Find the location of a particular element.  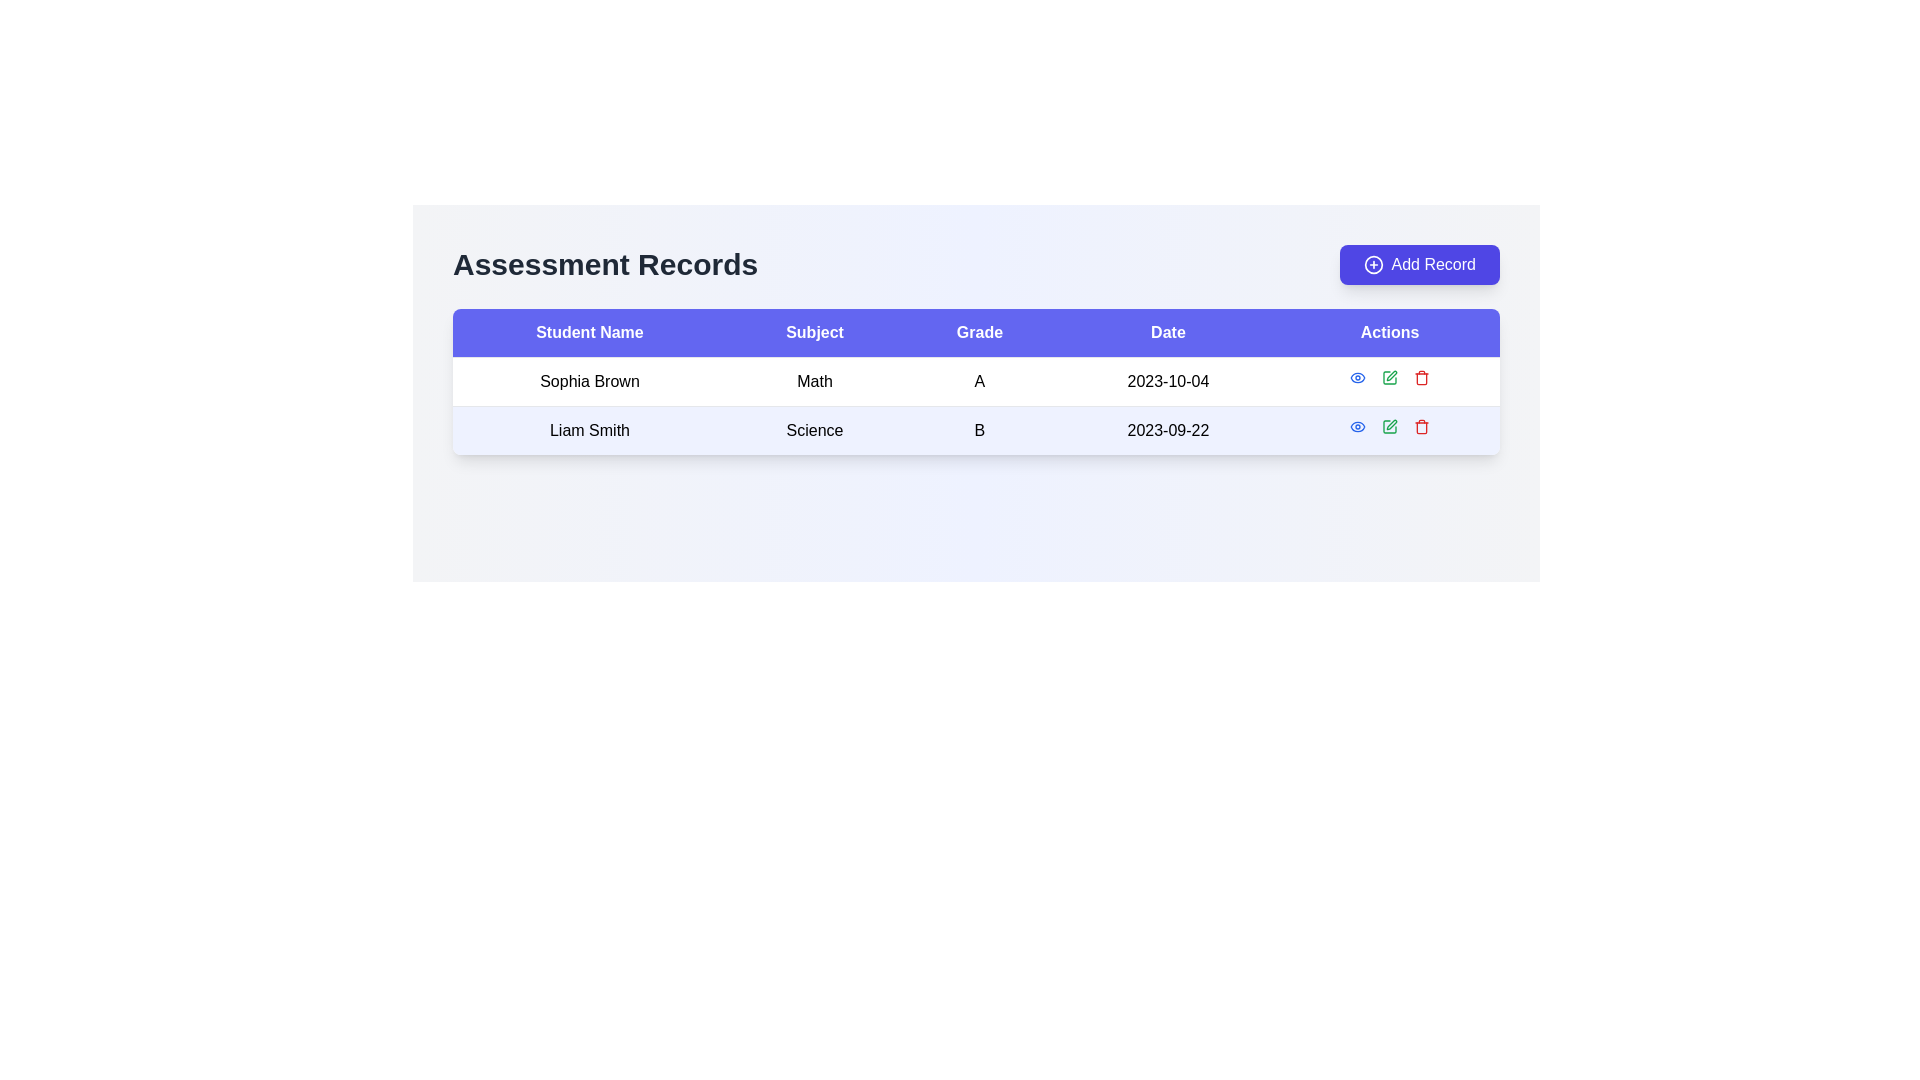

the 'Student Name' label, which is a purple rectangular area with white text centered within it, located at the top-left corner of the table headers is located at coordinates (589, 332).